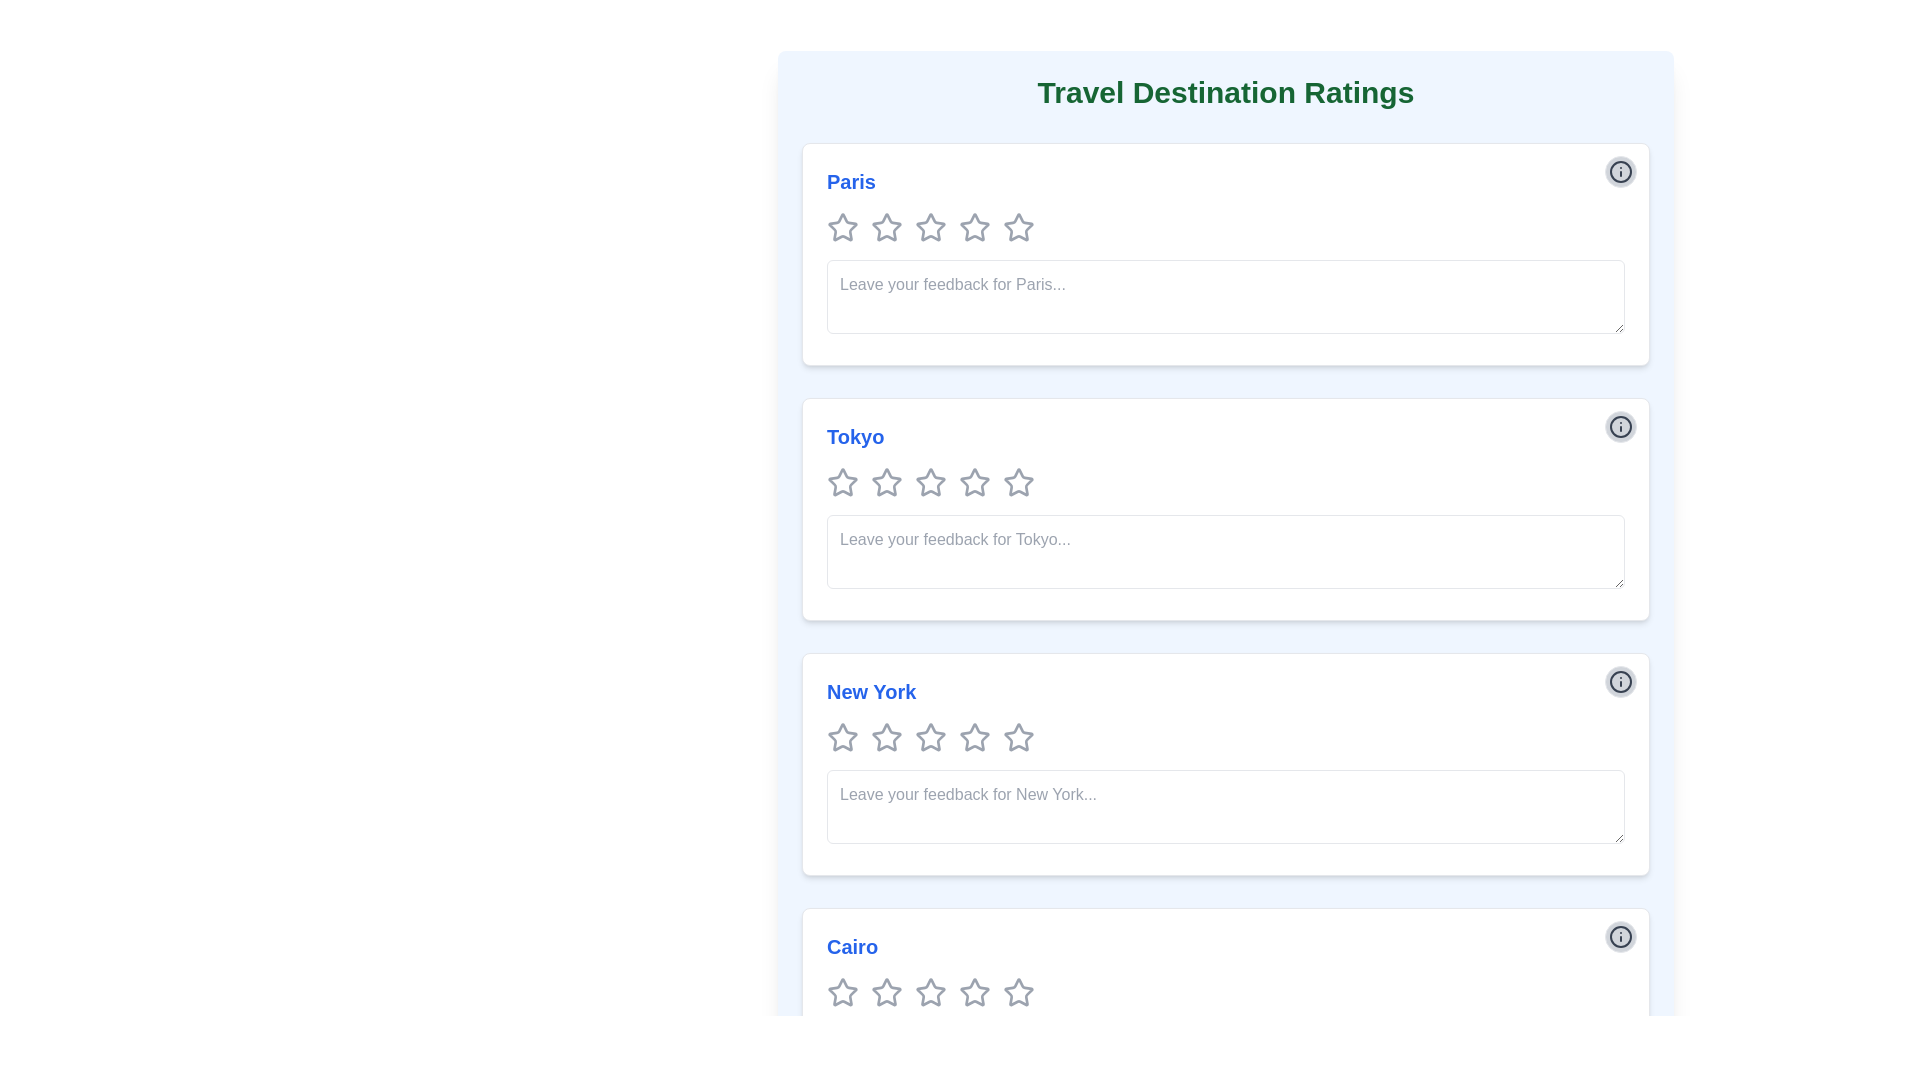  Describe the element at coordinates (974, 482) in the screenshot. I see `the fourth rating star icon in the 'Tokyo' section, which is a hollow gray star in a horizontal set of five stars` at that location.